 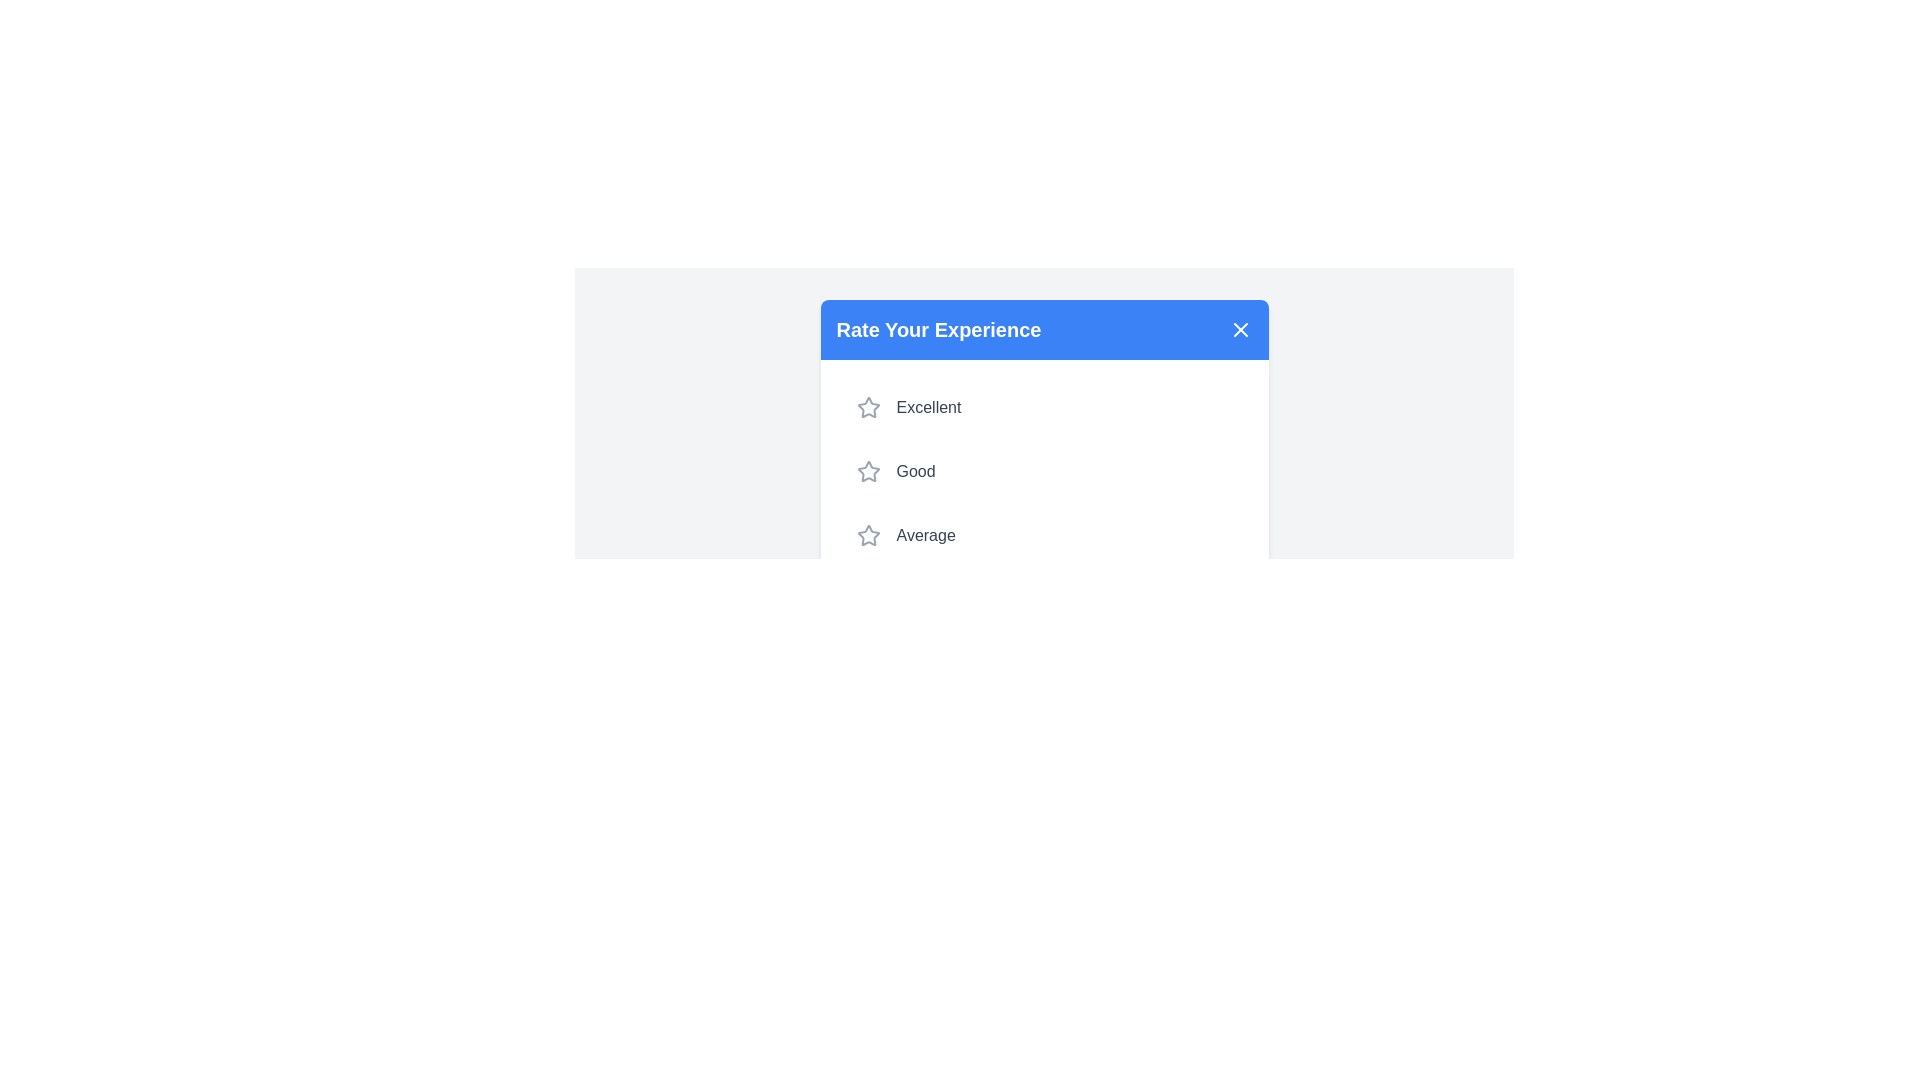 I want to click on the rating option Average from the list, so click(x=1043, y=535).